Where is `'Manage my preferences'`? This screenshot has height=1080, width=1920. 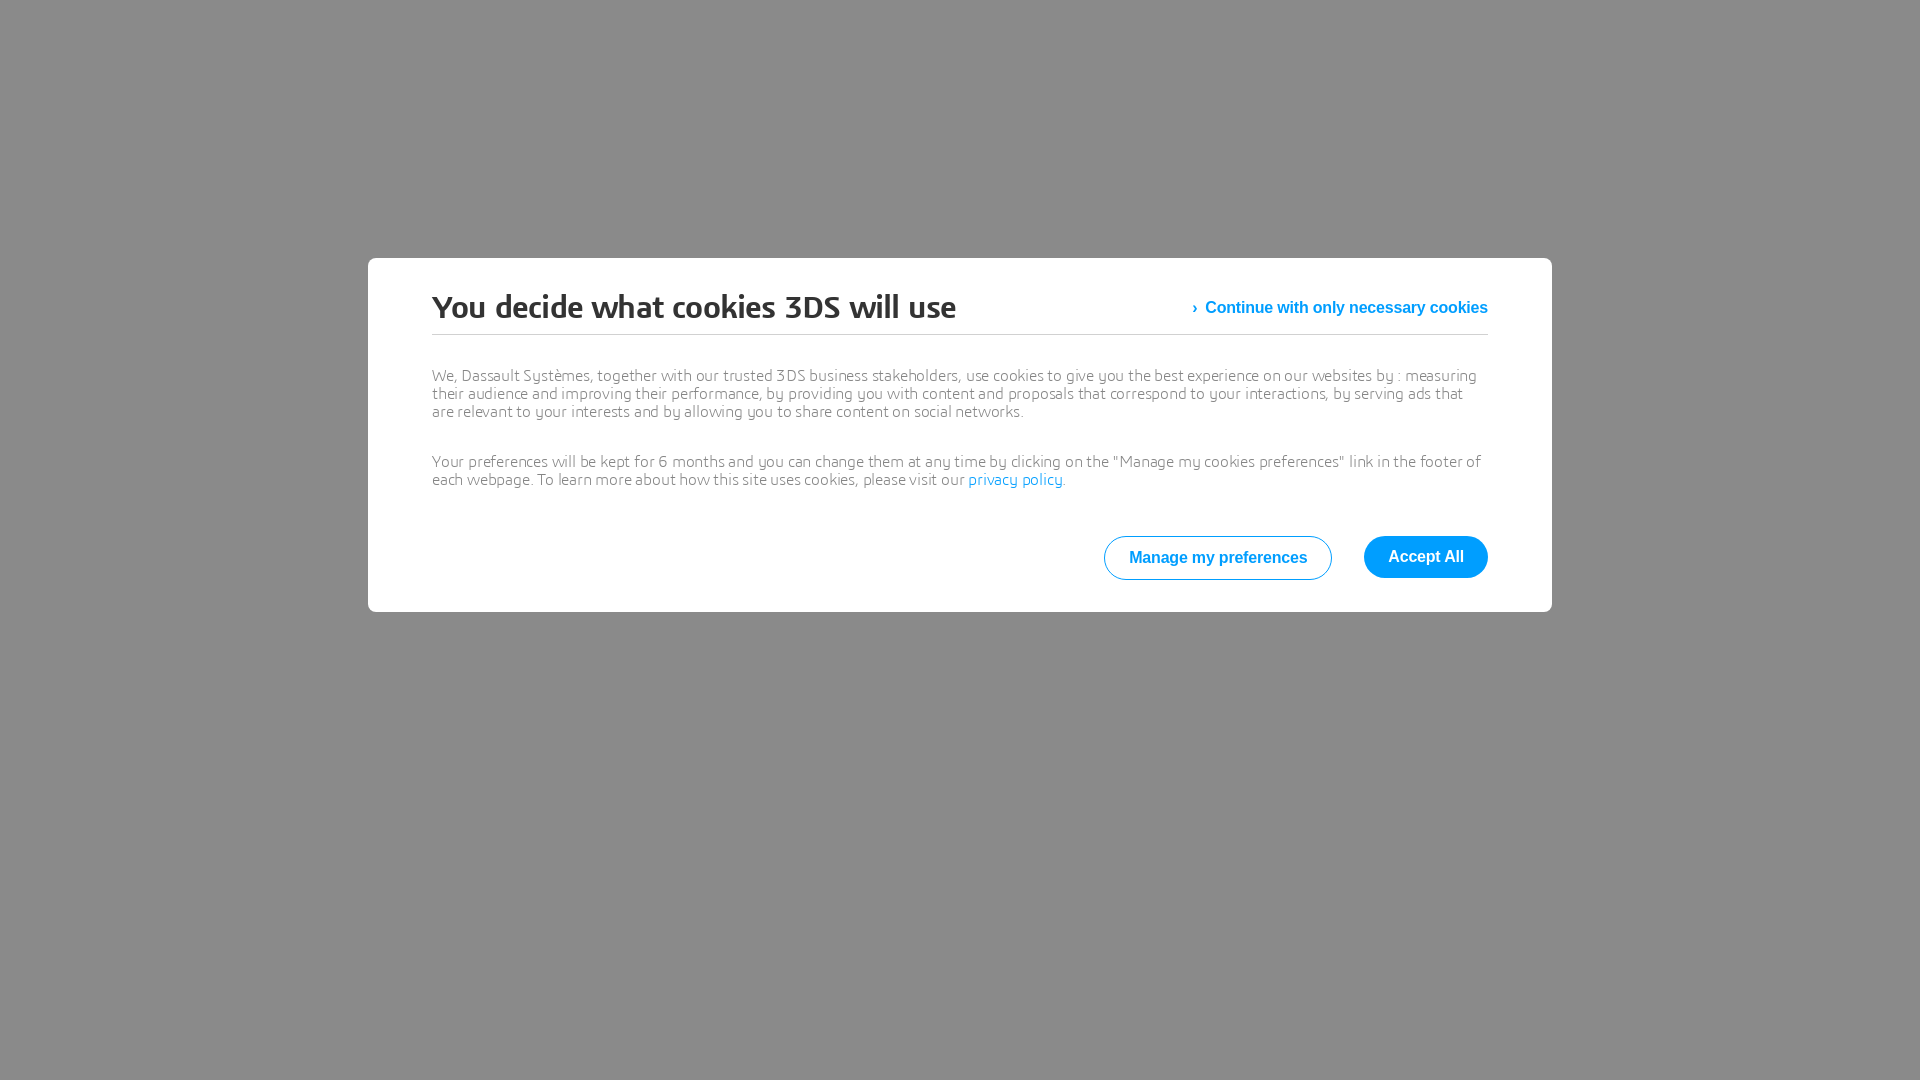
'Manage my preferences' is located at coordinates (1217, 558).